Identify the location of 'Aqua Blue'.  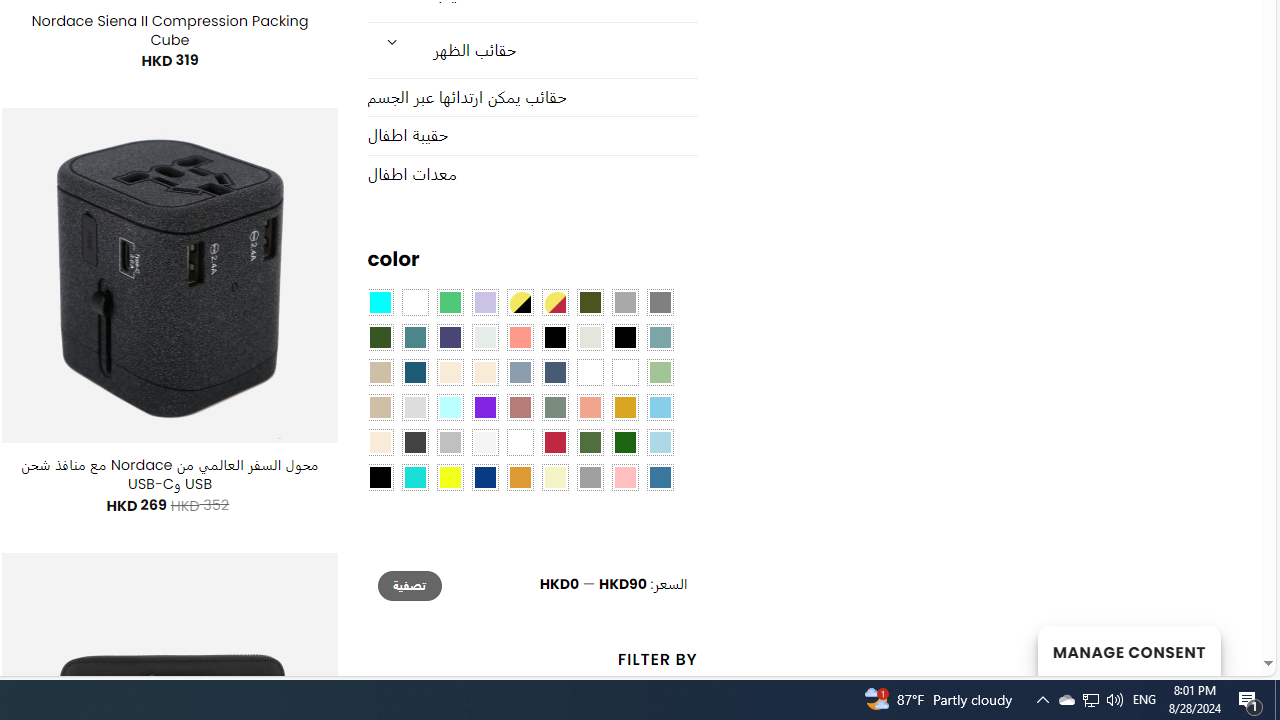
(380, 303).